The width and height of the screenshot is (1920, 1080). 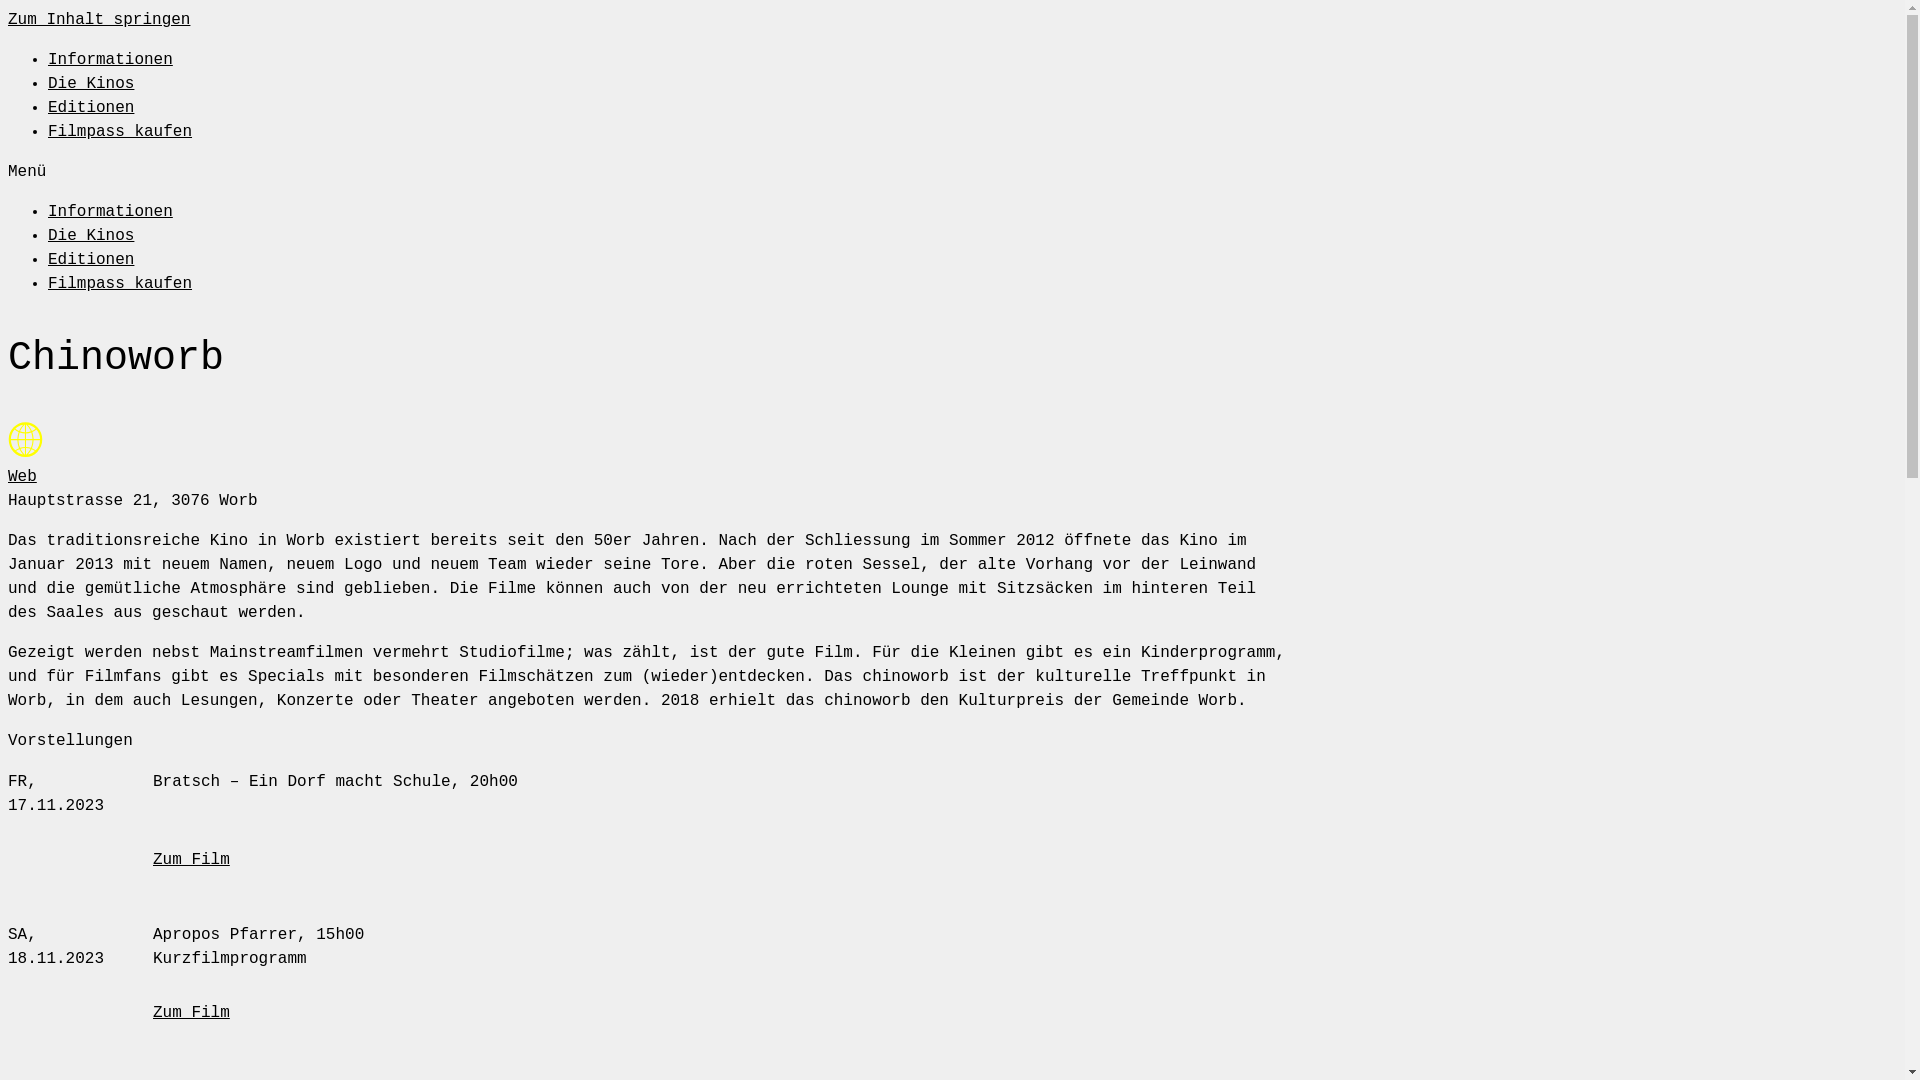 I want to click on 'Informationen', so click(x=109, y=59).